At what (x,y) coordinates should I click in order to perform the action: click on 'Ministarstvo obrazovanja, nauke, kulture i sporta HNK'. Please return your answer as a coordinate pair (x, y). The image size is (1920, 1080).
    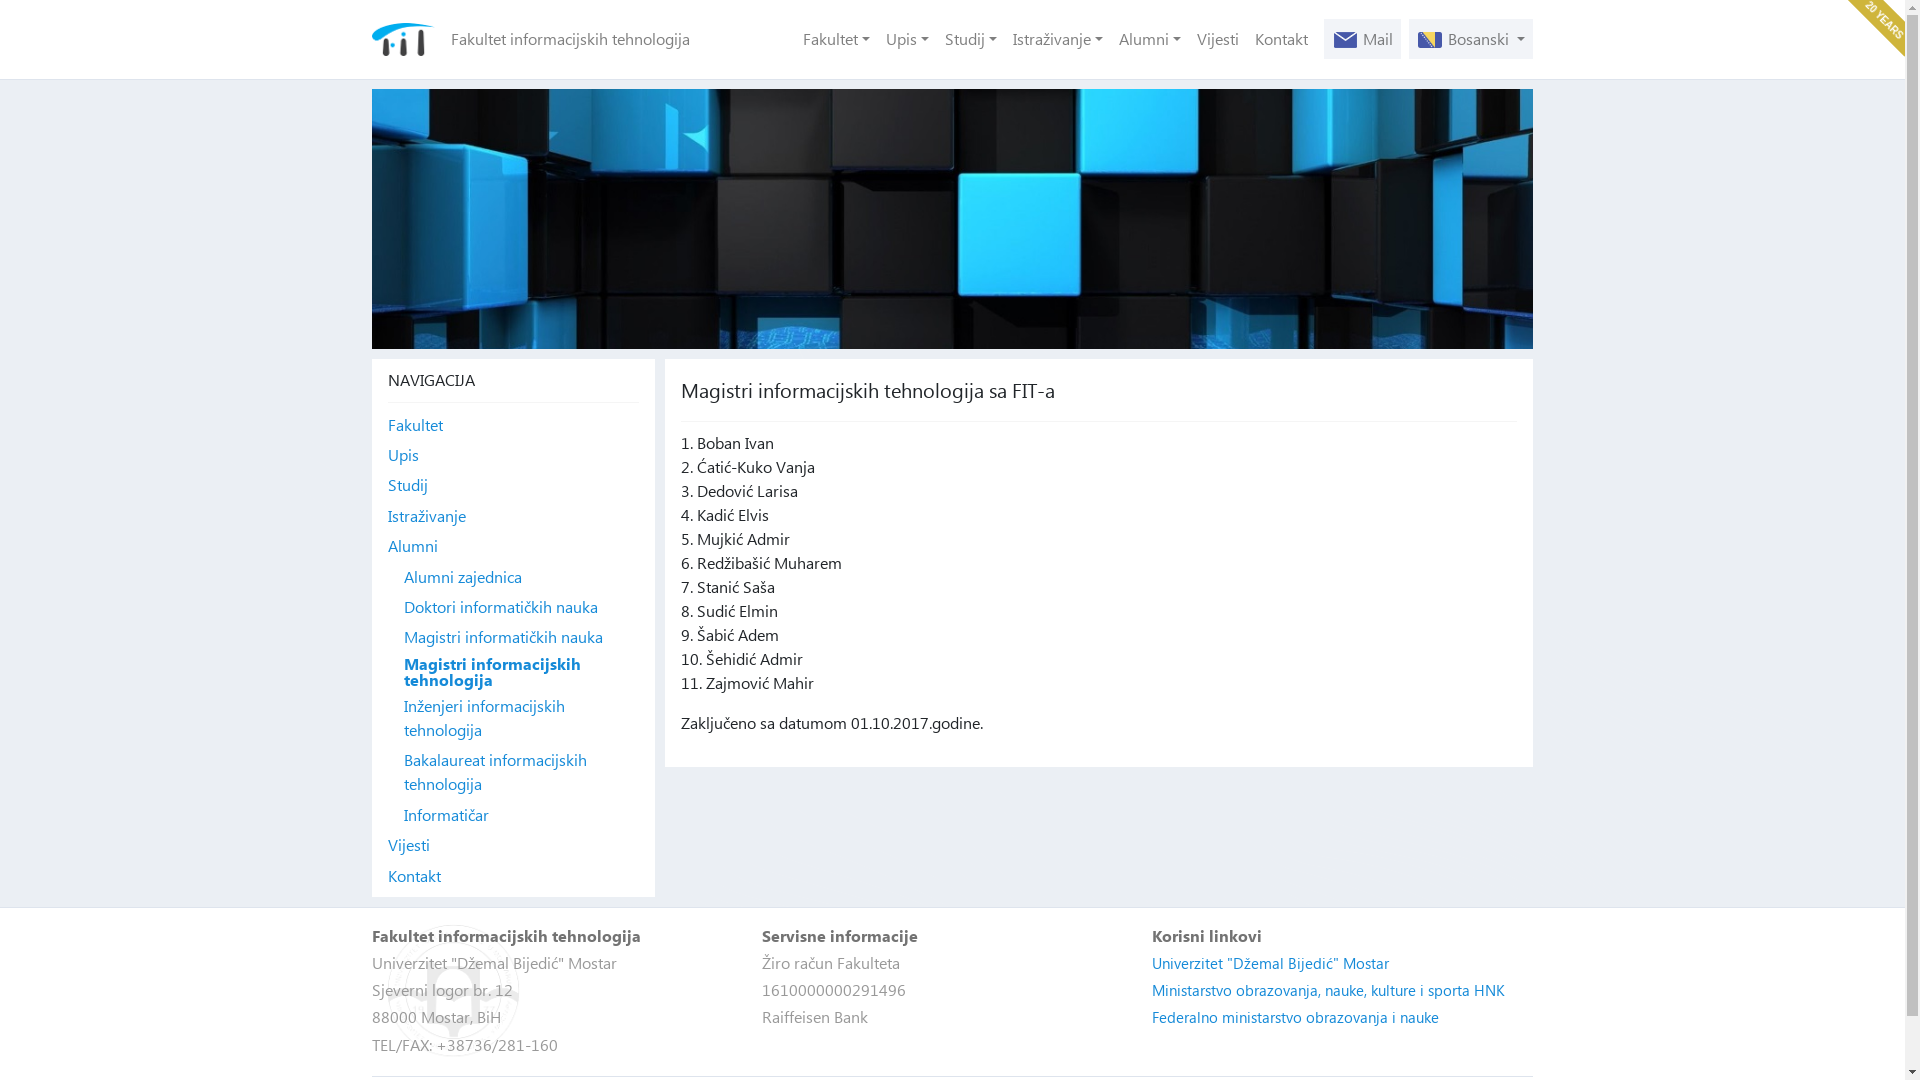
    Looking at the image, I should click on (1328, 990).